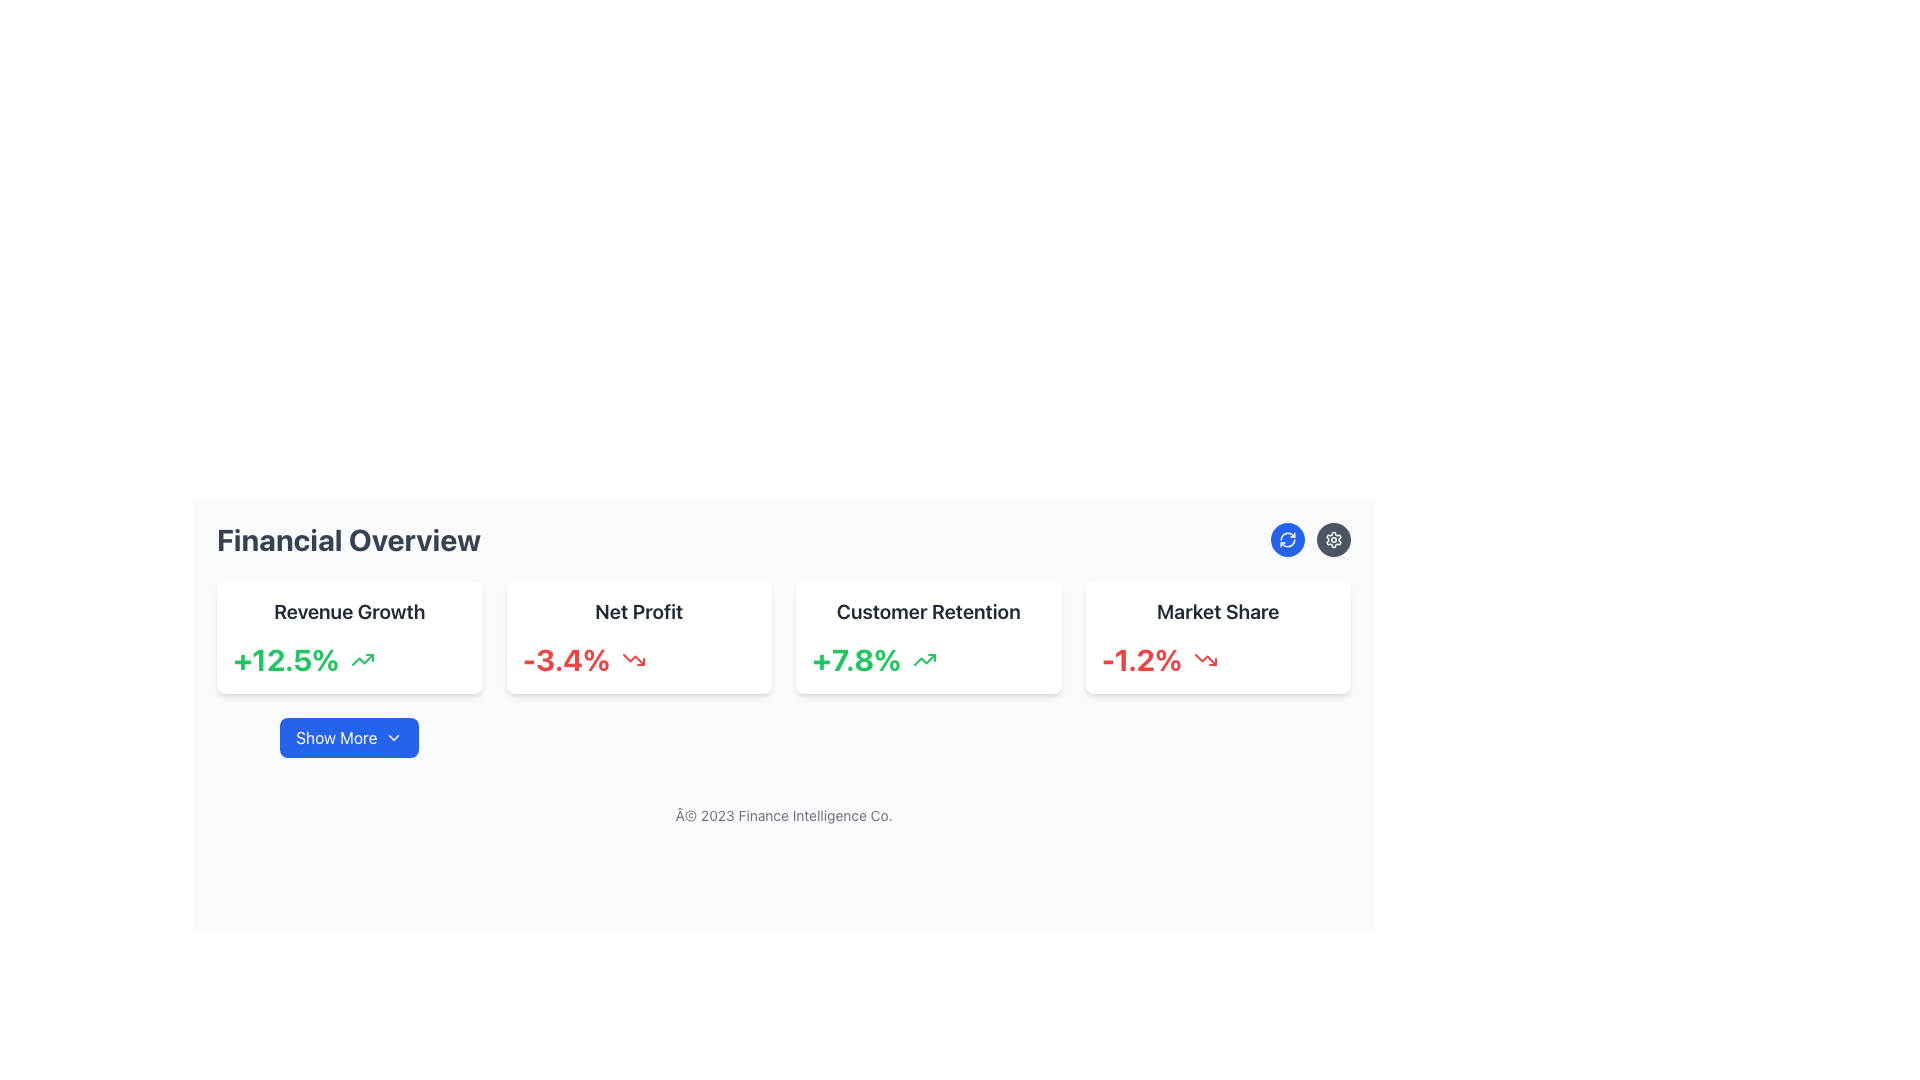 This screenshot has height=1080, width=1920. I want to click on the Text Display element that shows the text '+12.5%' in a large, bold, green font, located in the top-left section of the 'Revenue Growth' card in the Financial Overview dashboard, so click(285, 659).